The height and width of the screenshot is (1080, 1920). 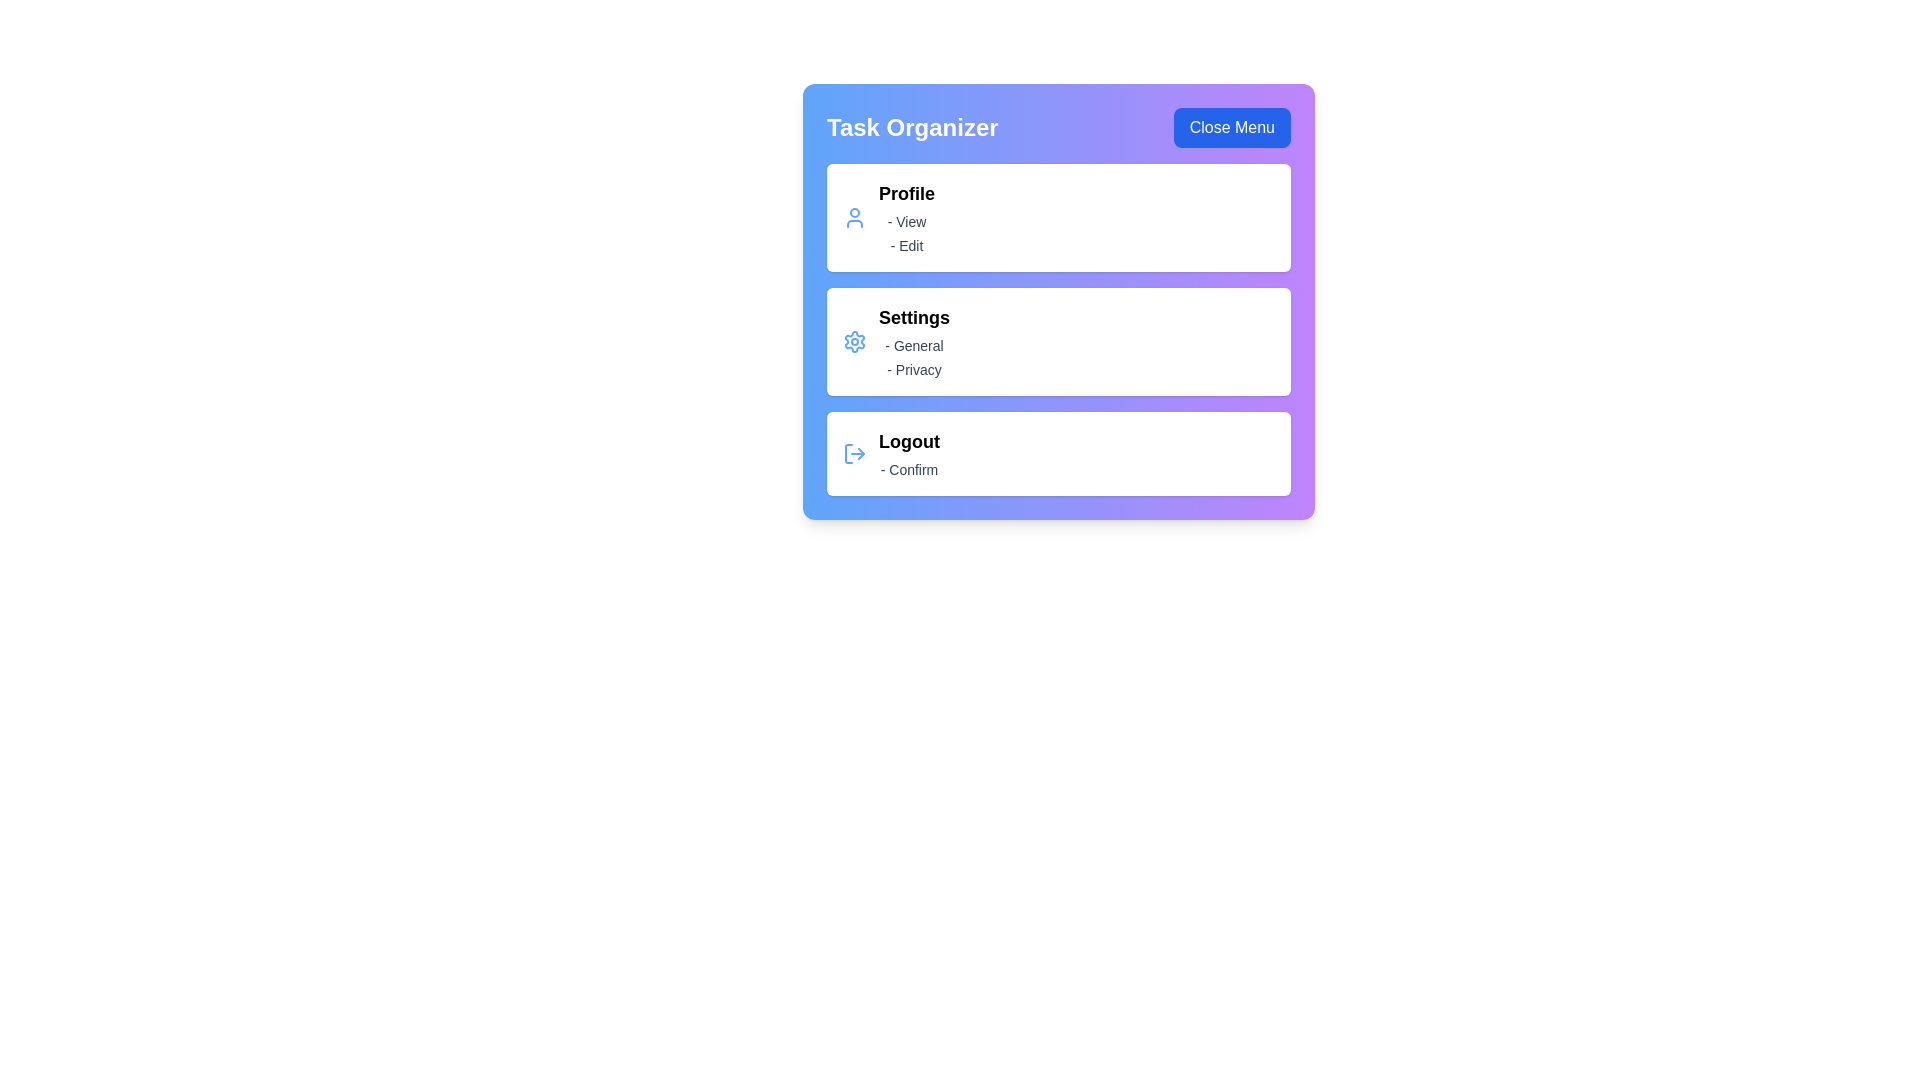 What do you see at coordinates (1058, 454) in the screenshot?
I see `the menu item Logout by clicking on it` at bounding box center [1058, 454].